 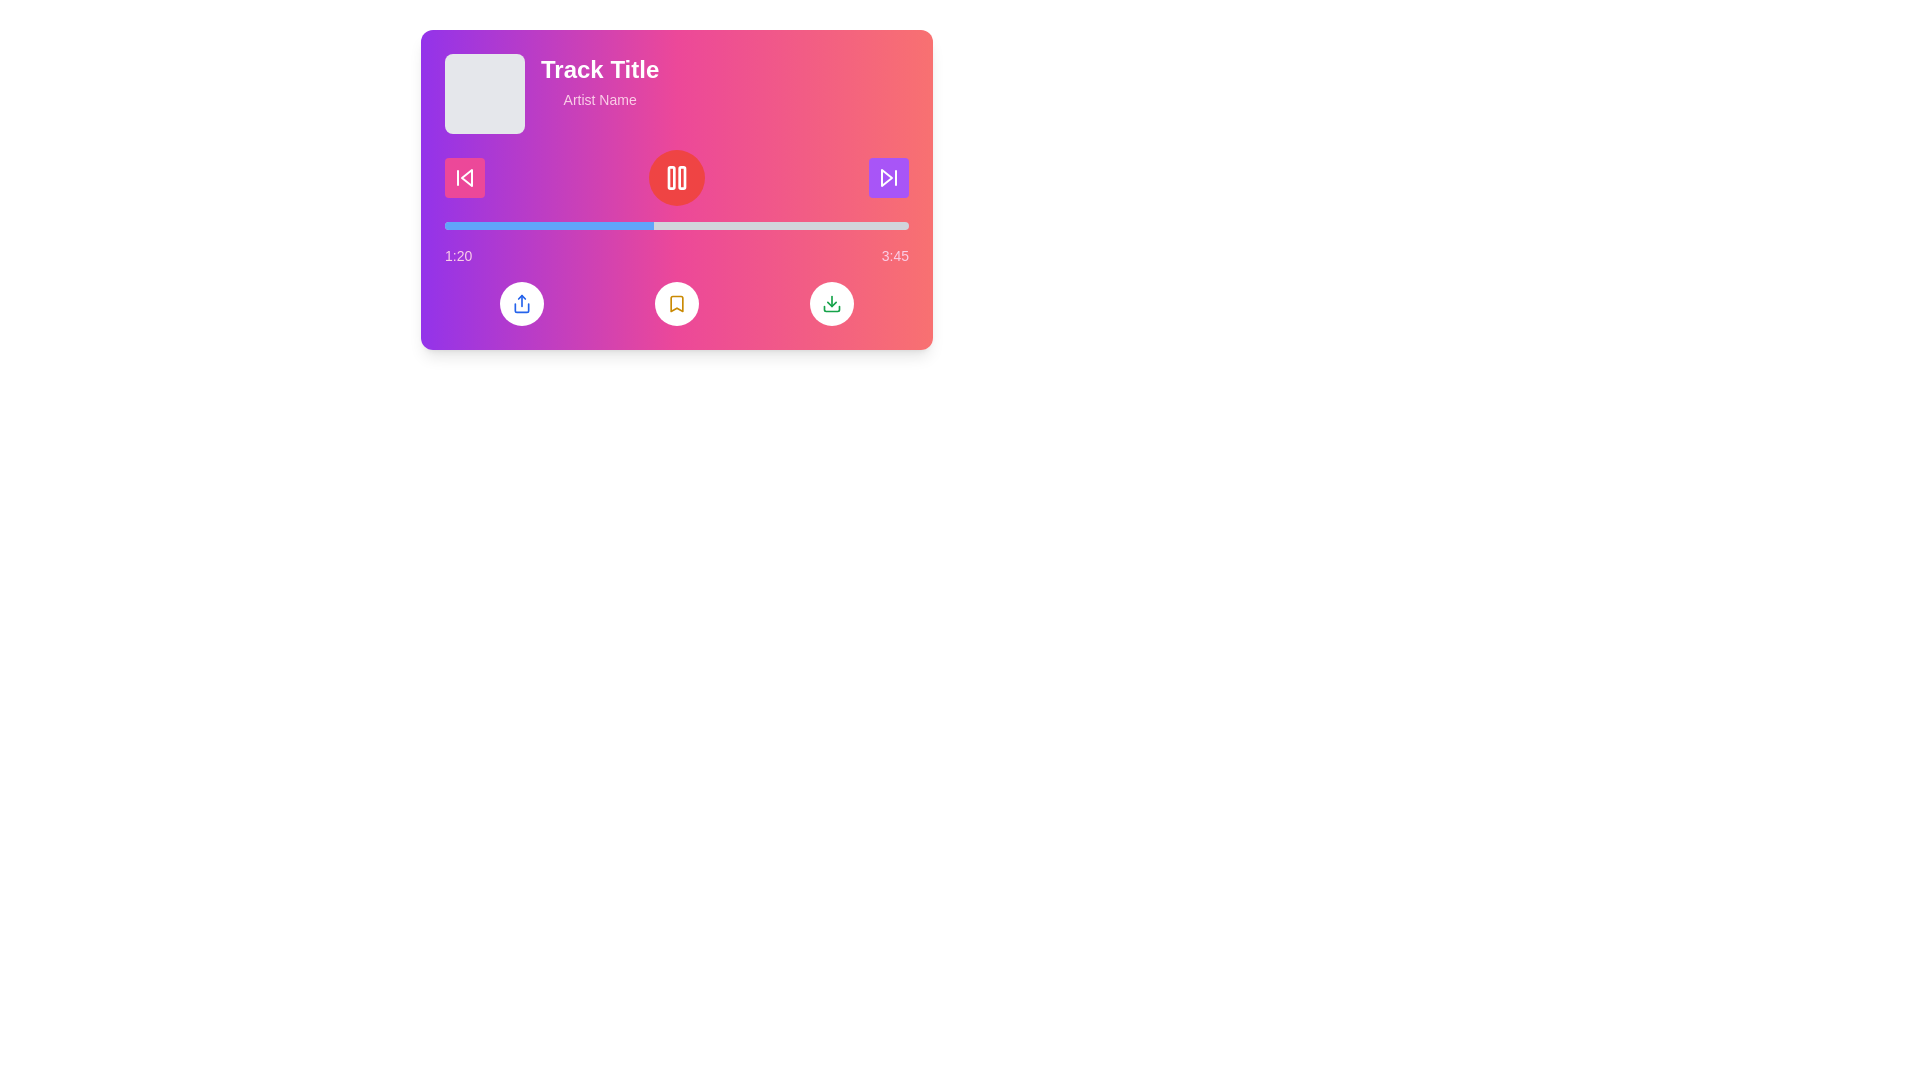 What do you see at coordinates (522, 304) in the screenshot?
I see `the first button from the left in the horizontal row of three buttons located below the music player's progress bar` at bounding box center [522, 304].